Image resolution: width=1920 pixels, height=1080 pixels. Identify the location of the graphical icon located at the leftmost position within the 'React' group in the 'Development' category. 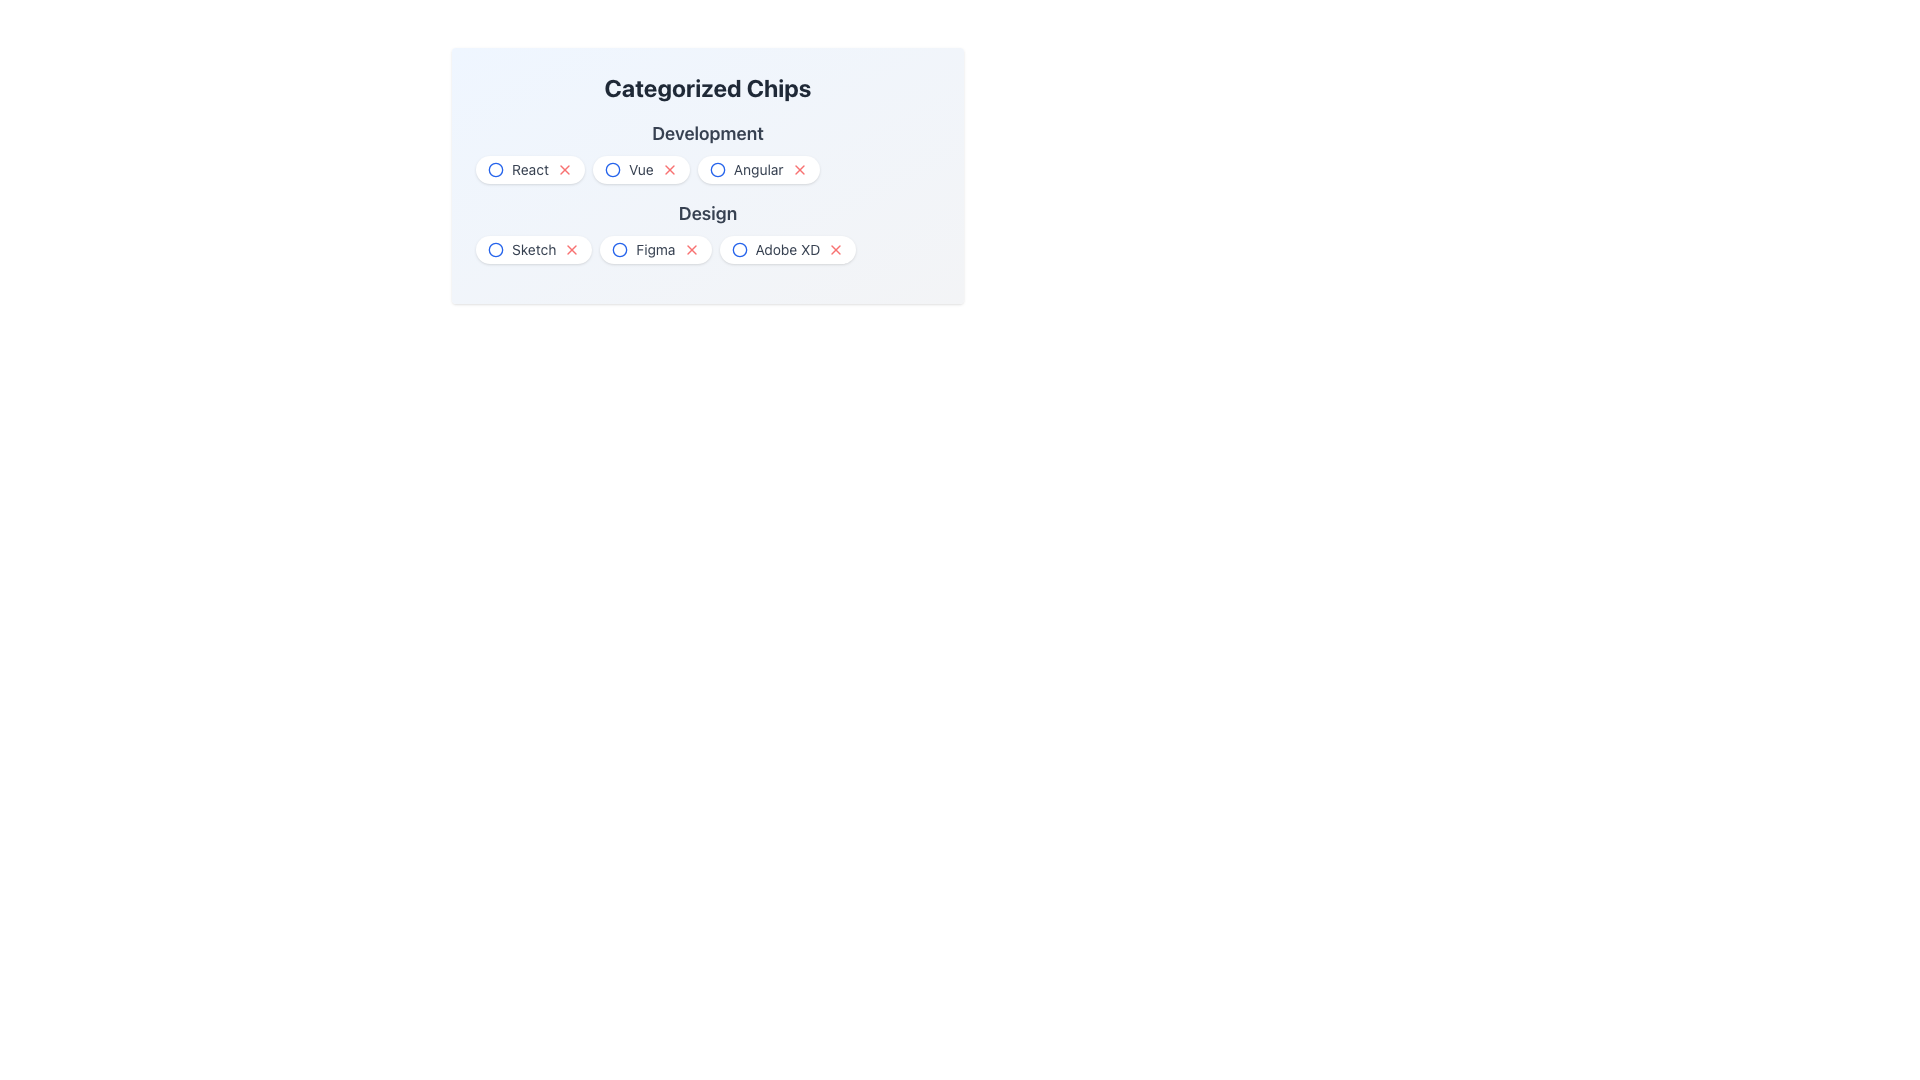
(495, 168).